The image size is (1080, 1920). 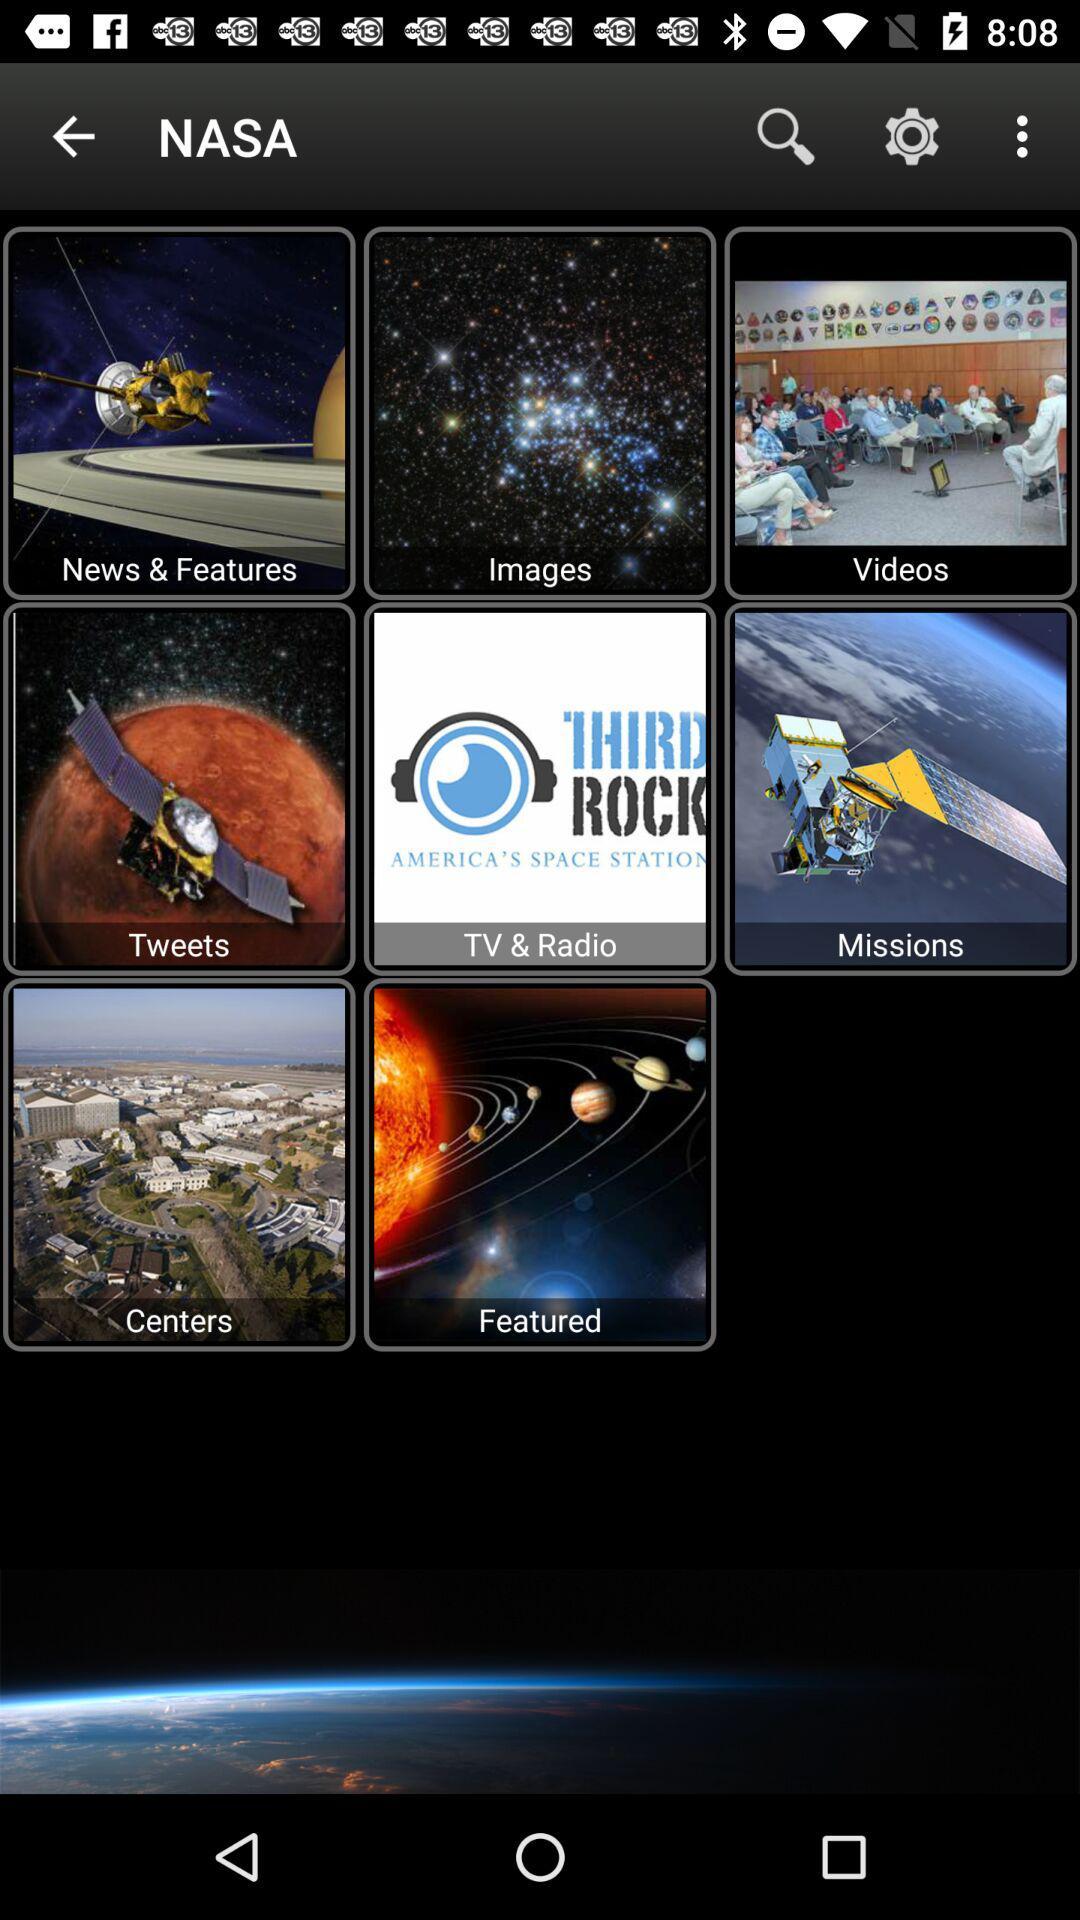 What do you see at coordinates (72, 135) in the screenshot?
I see `app to the left of the nasa item` at bounding box center [72, 135].